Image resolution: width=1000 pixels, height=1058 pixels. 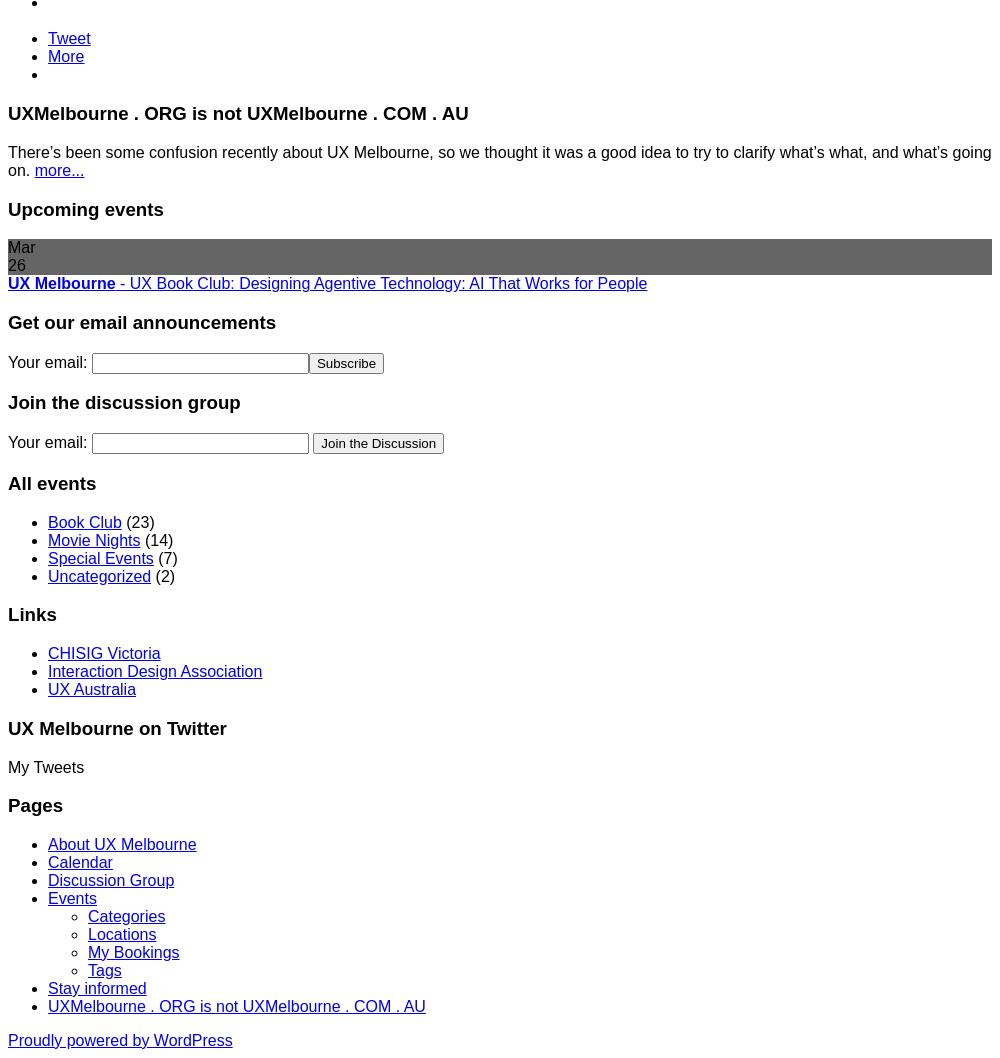 What do you see at coordinates (48, 1004) in the screenshot?
I see `'UXMelbourne . ORG is not UXMelbourne . COM . AU'` at bounding box center [48, 1004].